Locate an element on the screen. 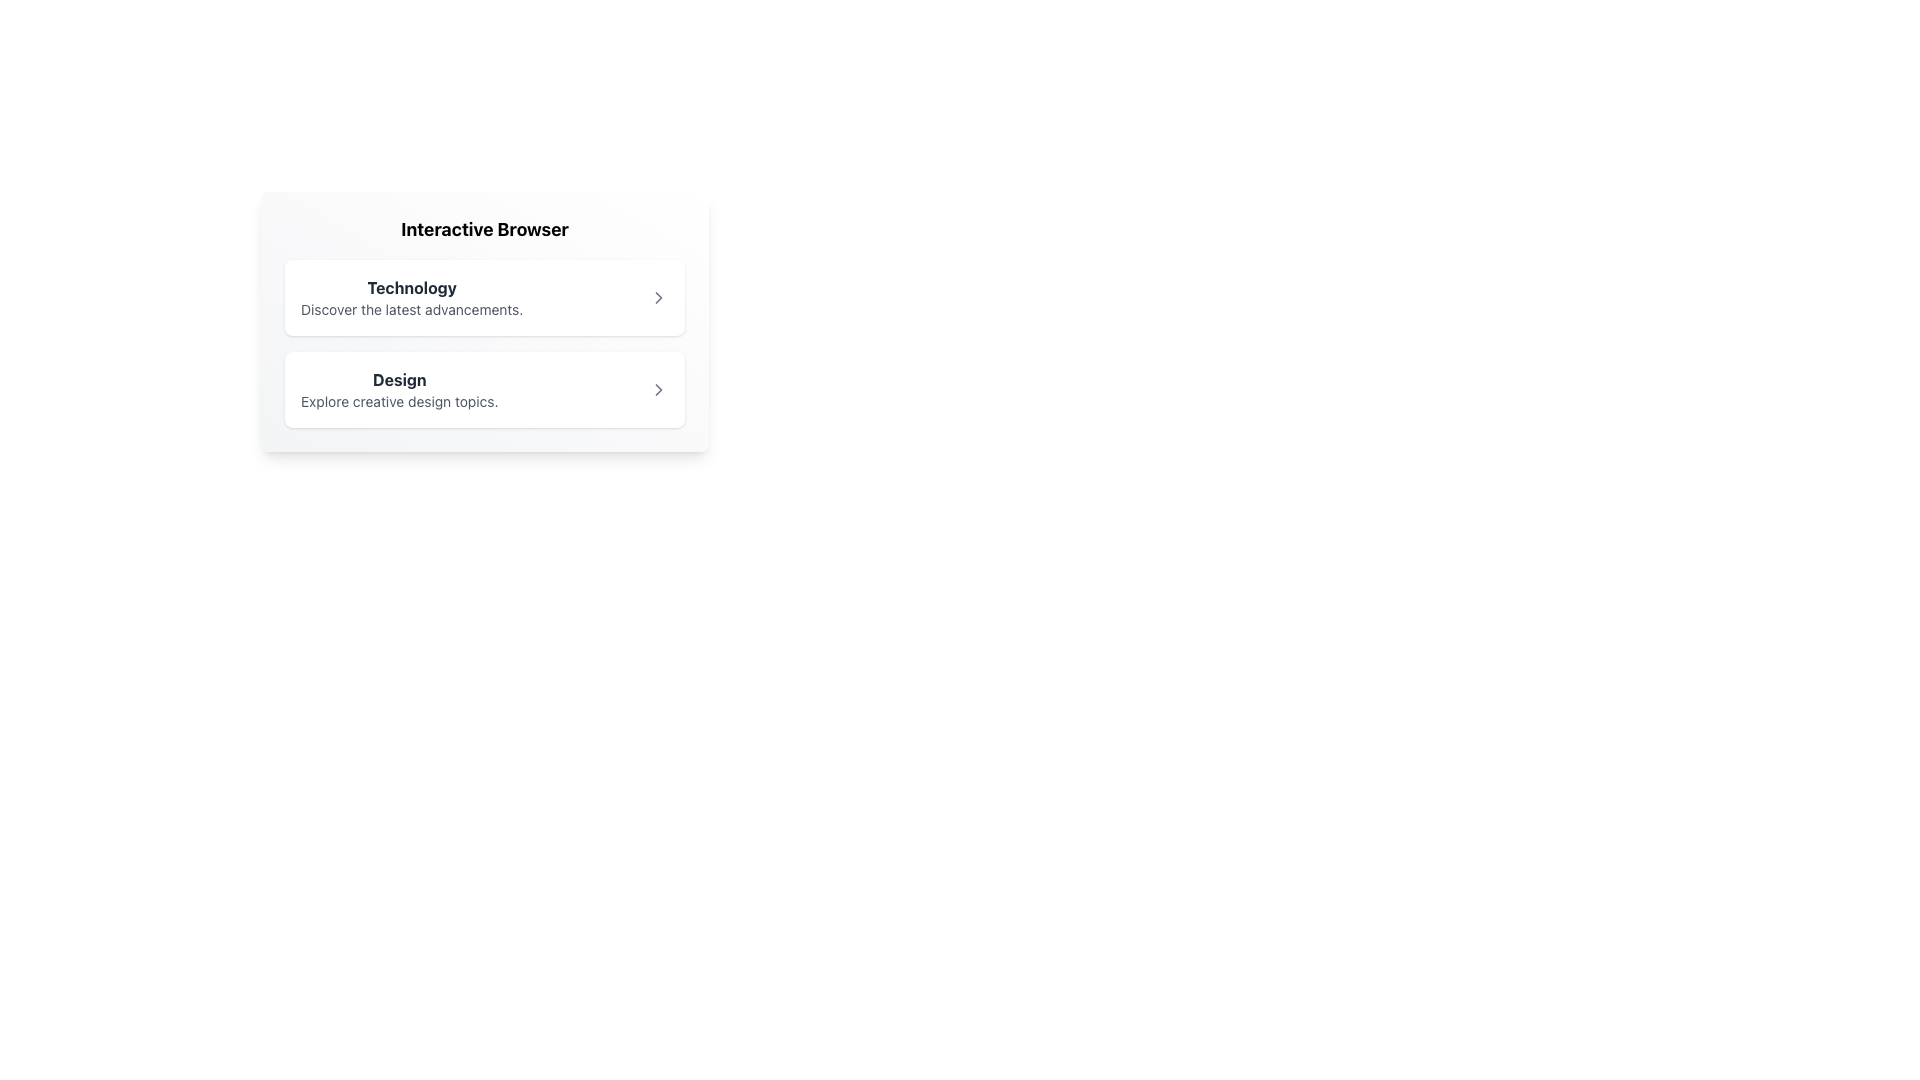  the descriptive label and summary Text block for the 'Technology' category located in the top section of the interface, above the 'Design' element is located at coordinates (411, 297).